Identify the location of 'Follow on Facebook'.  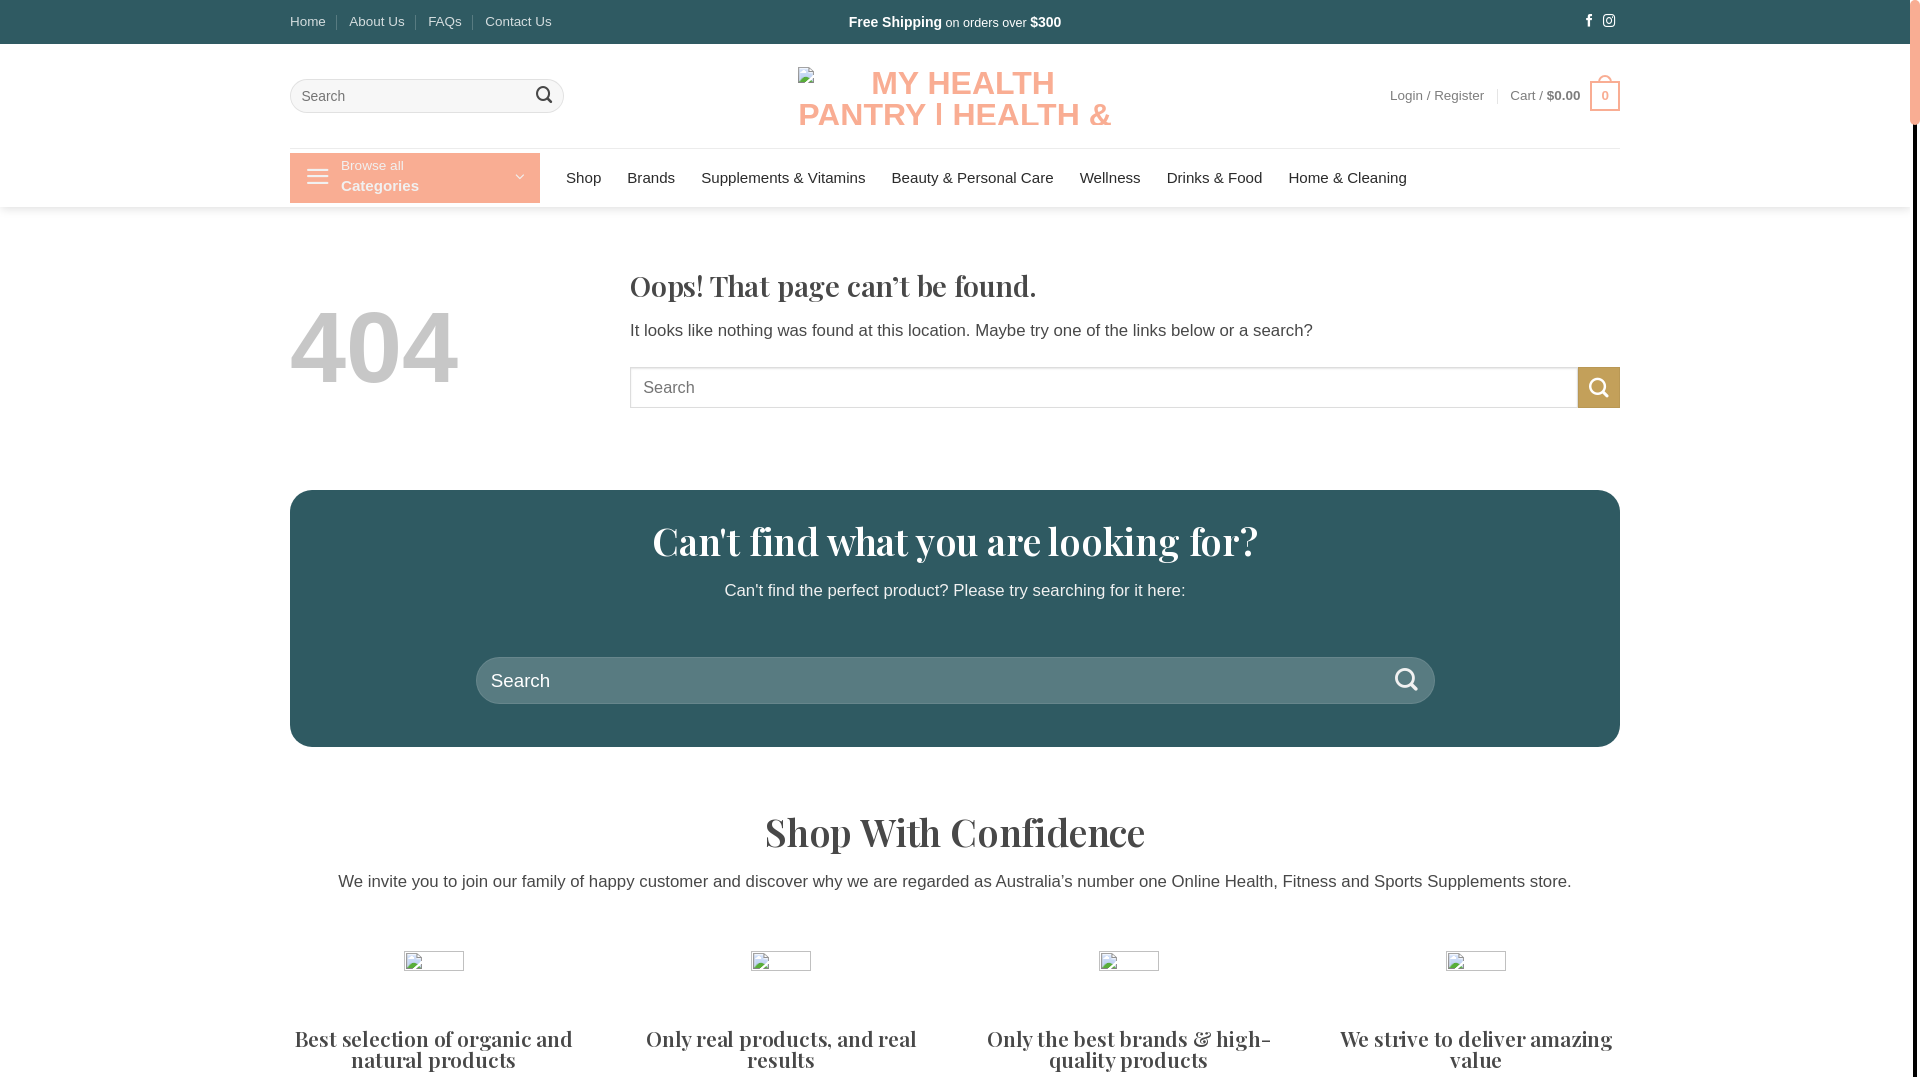
(1582, 22).